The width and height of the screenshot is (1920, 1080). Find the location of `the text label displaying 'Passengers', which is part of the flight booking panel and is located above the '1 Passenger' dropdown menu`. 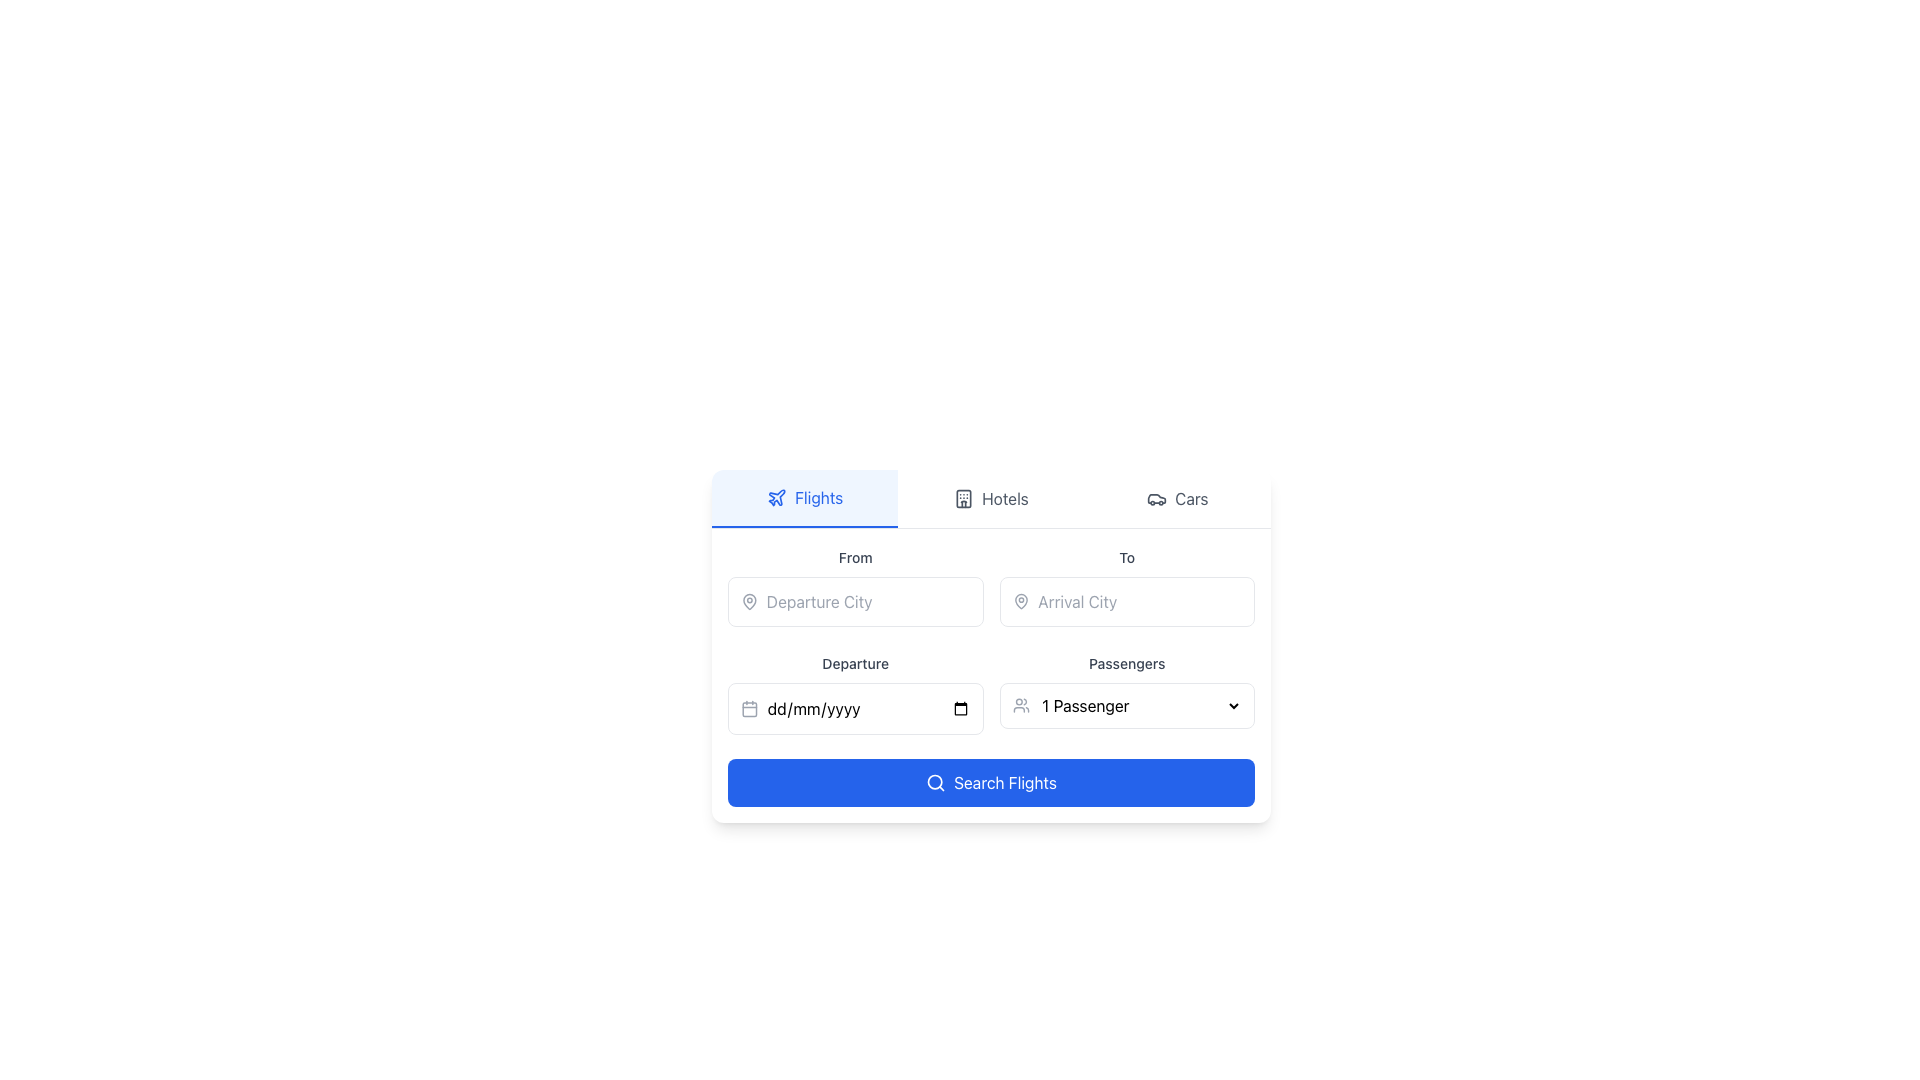

the text label displaying 'Passengers', which is part of the flight booking panel and is located above the '1 Passenger' dropdown menu is located at coordinates (1127, 663).